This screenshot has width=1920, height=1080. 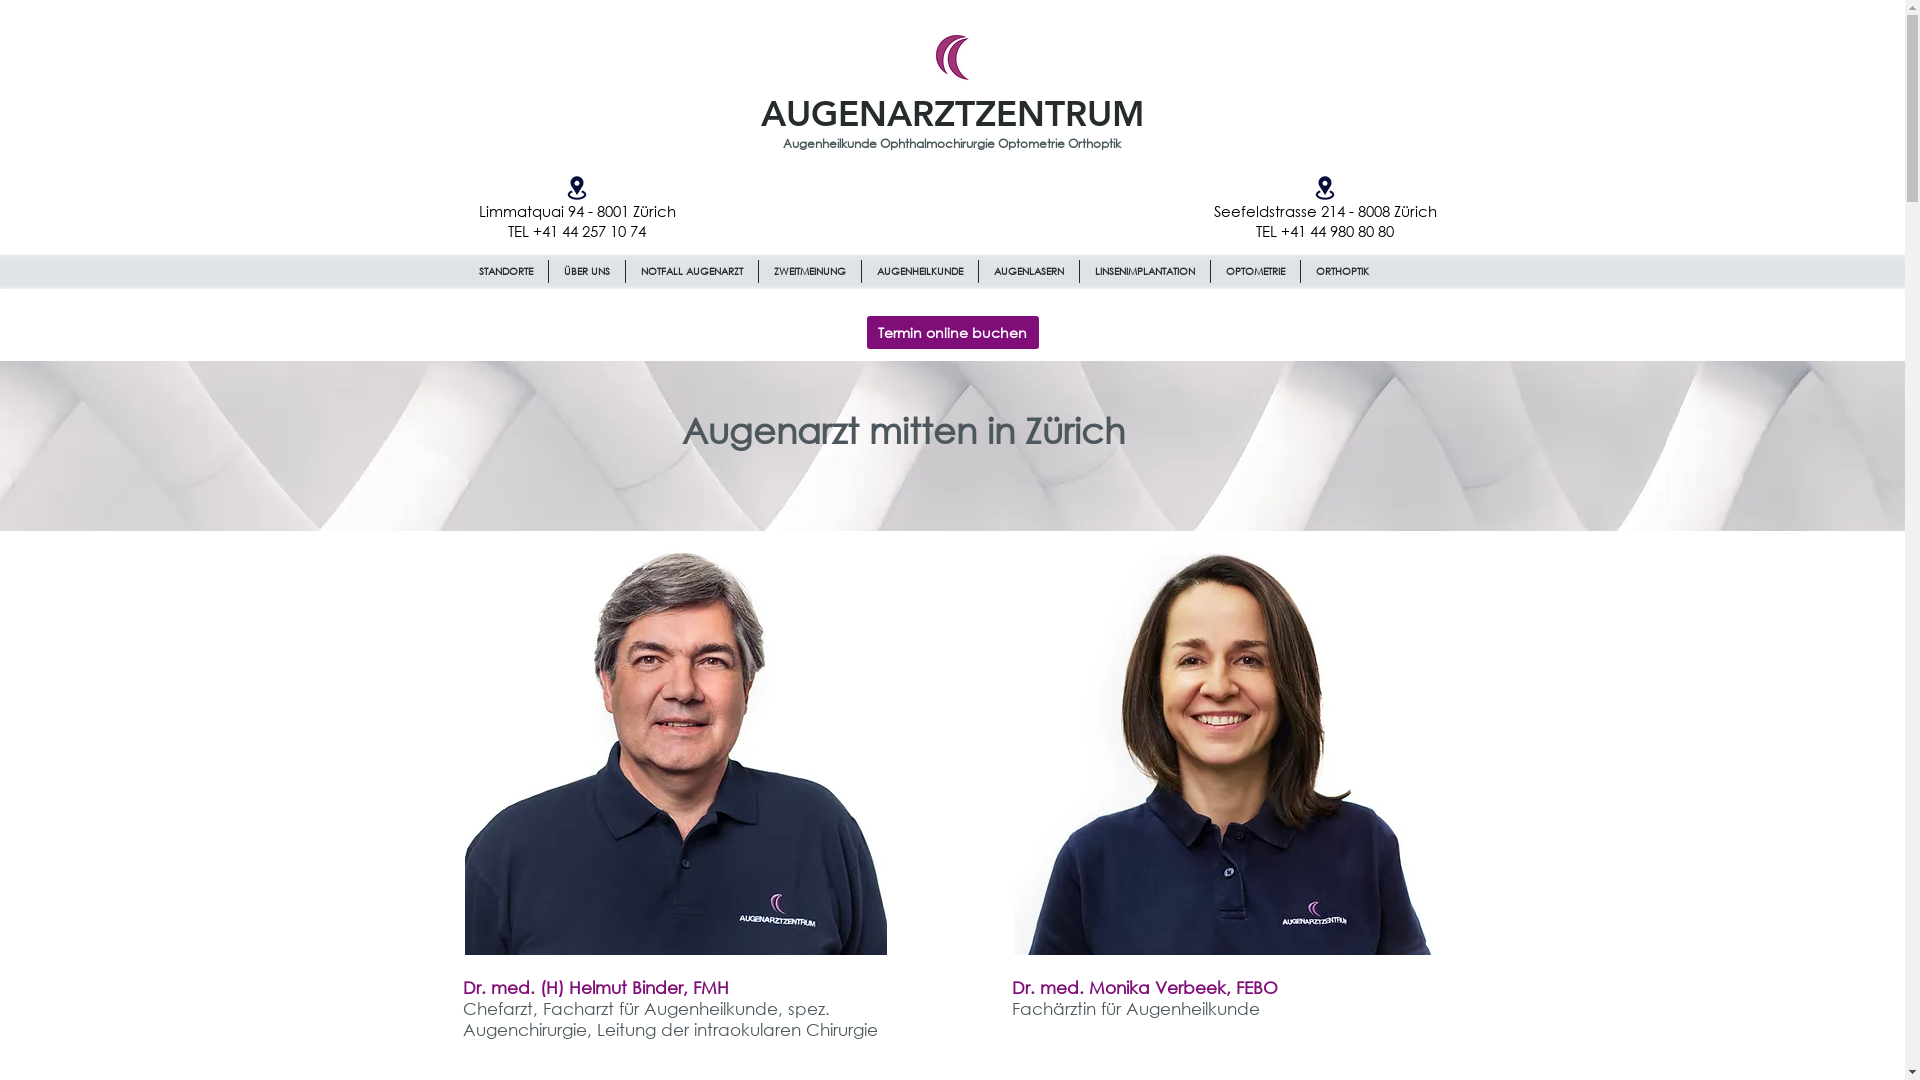 I want to click on 'OPTOMETRIE', so click(x=1253, y=271).